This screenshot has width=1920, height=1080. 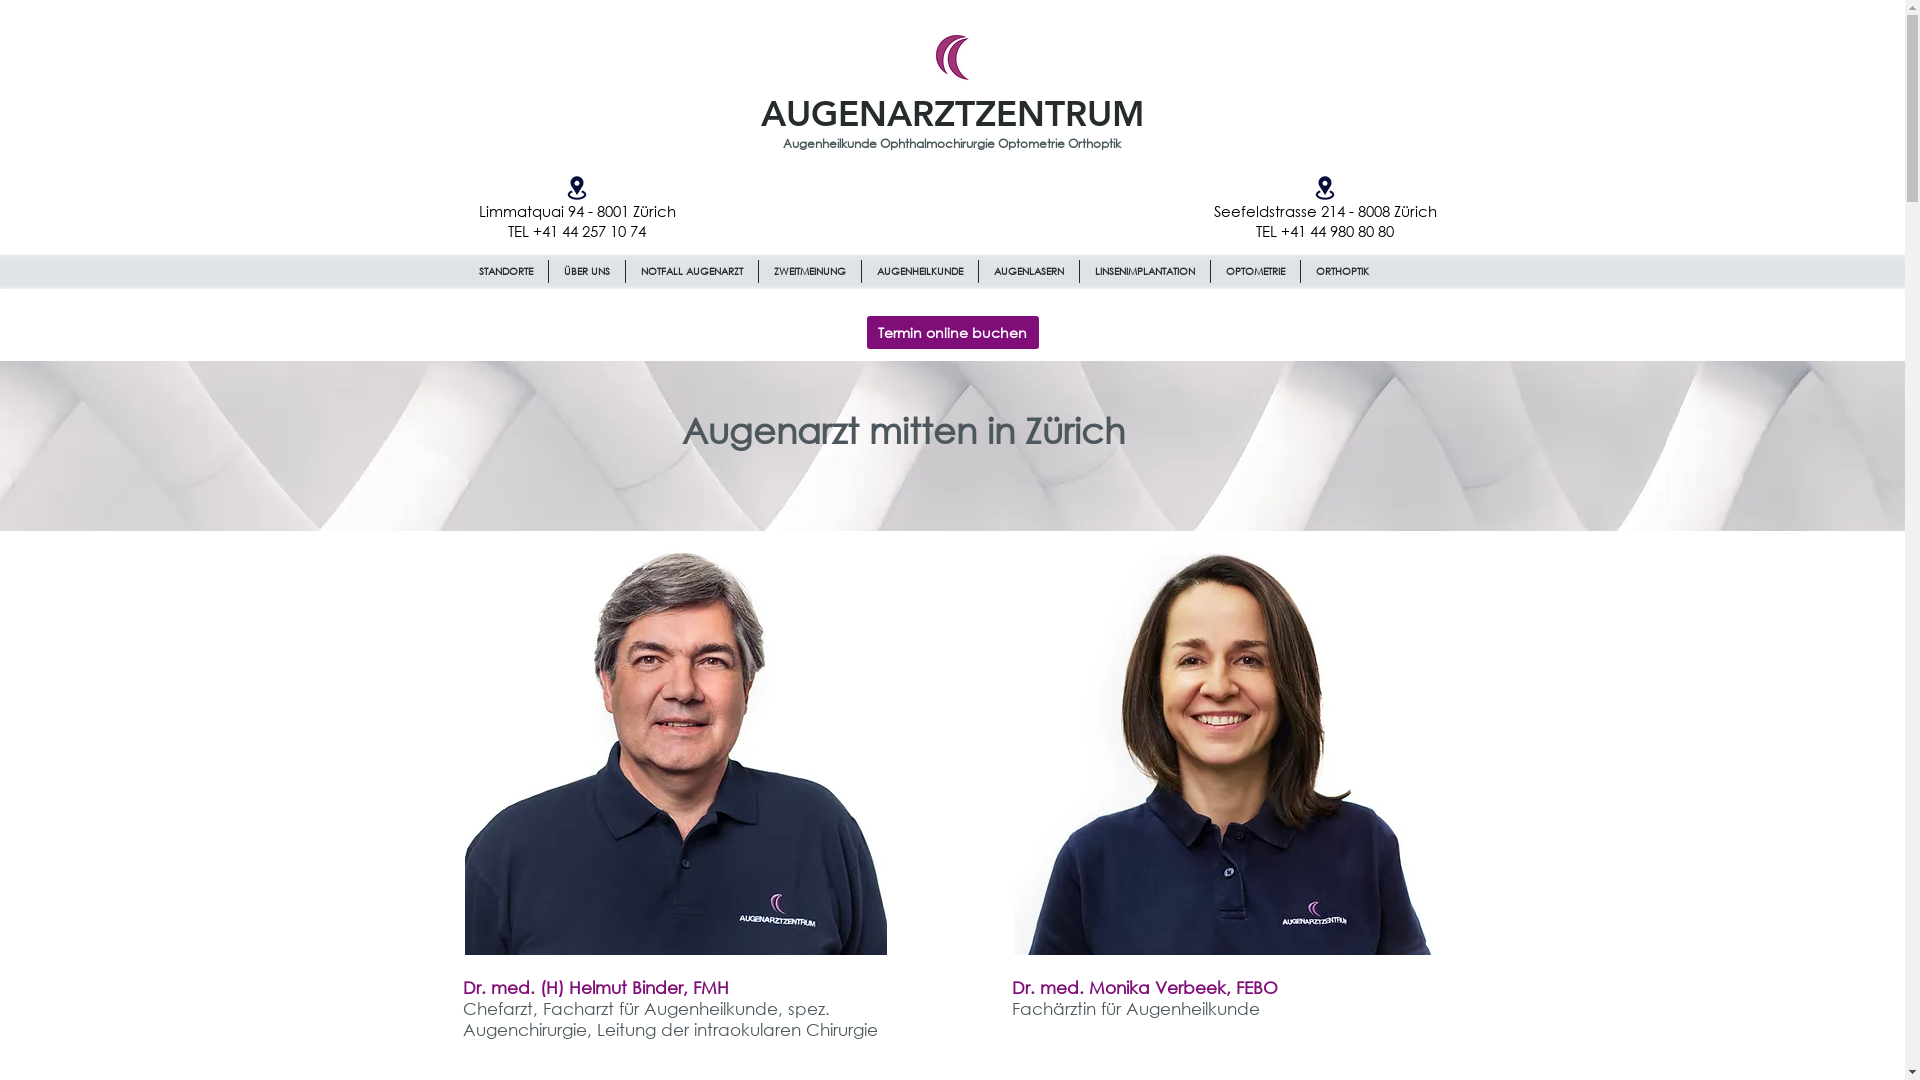 I want to click on 'OPTOMETRIE', so click(x=1253, y=271).